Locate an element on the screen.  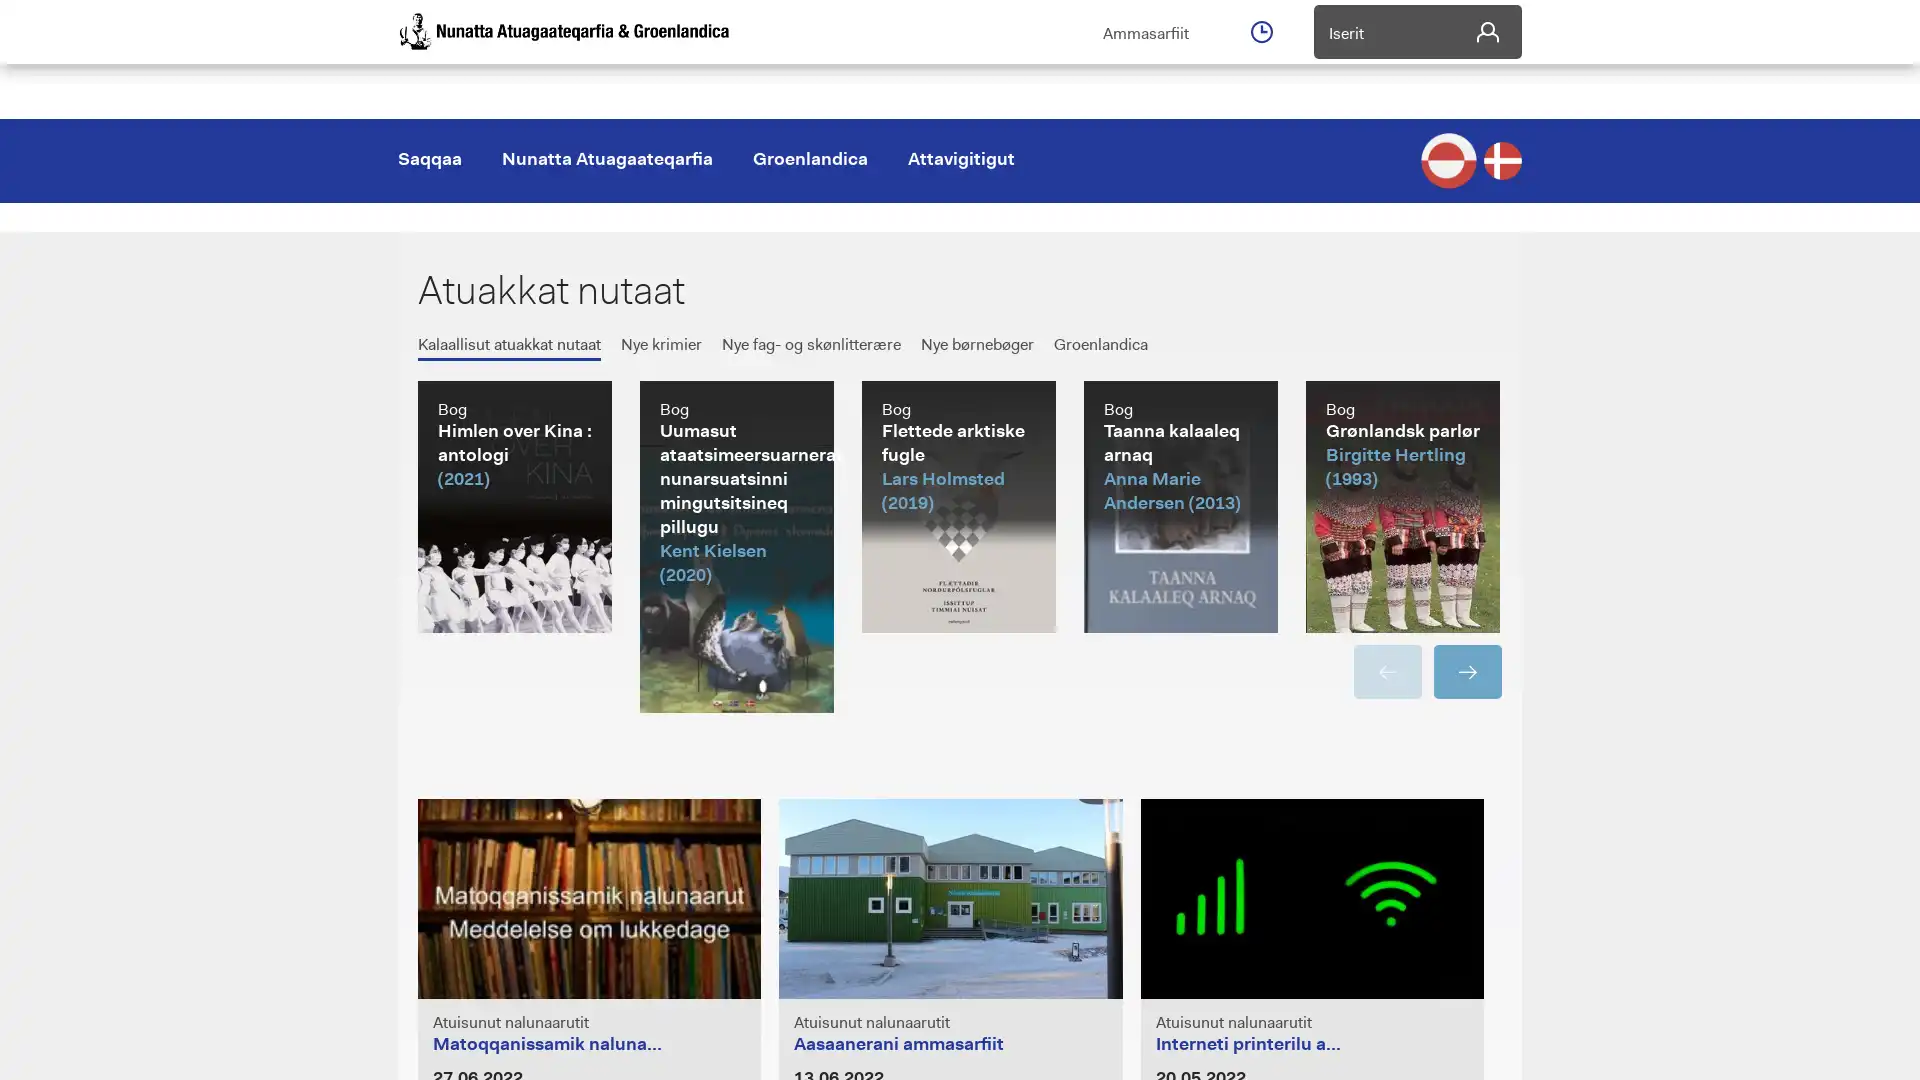
Ujaasigit is located at coordinates (1488, 189).